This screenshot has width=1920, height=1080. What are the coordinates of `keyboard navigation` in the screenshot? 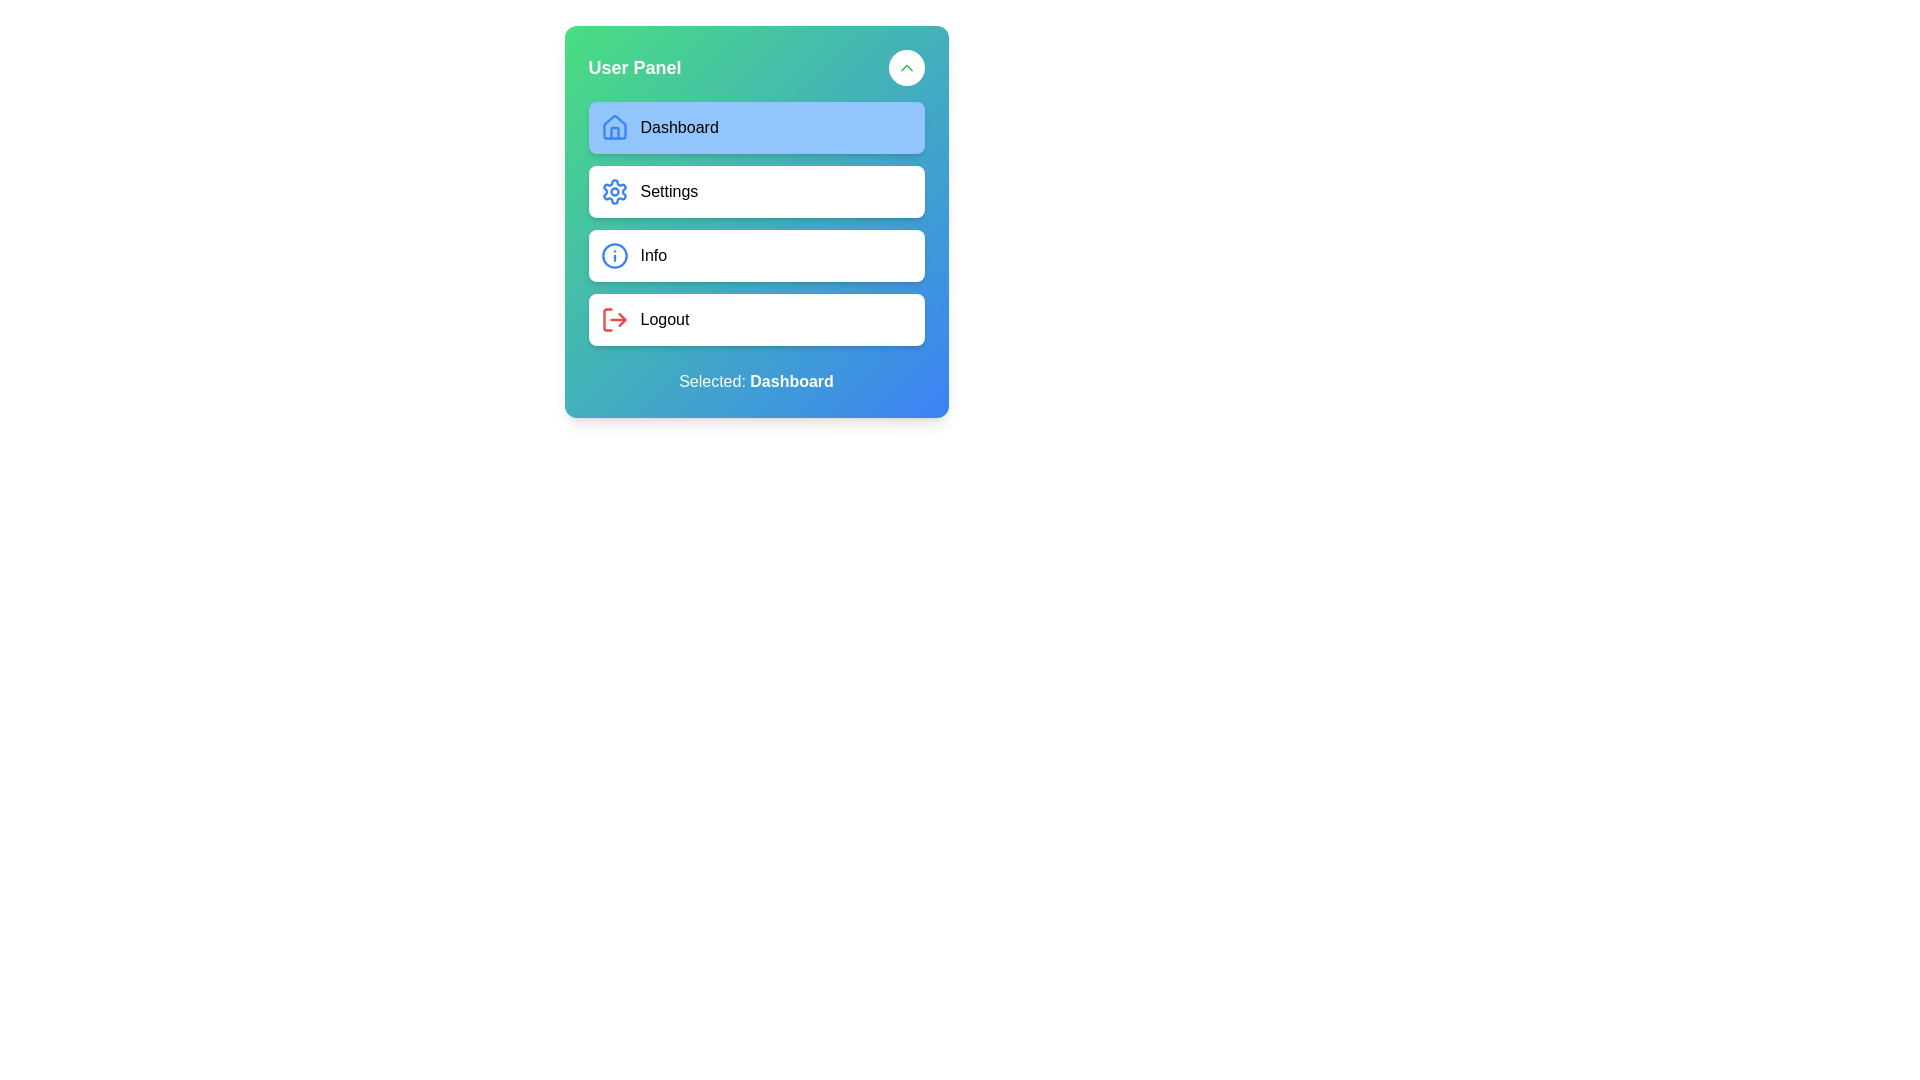 It's located at (755, 222).